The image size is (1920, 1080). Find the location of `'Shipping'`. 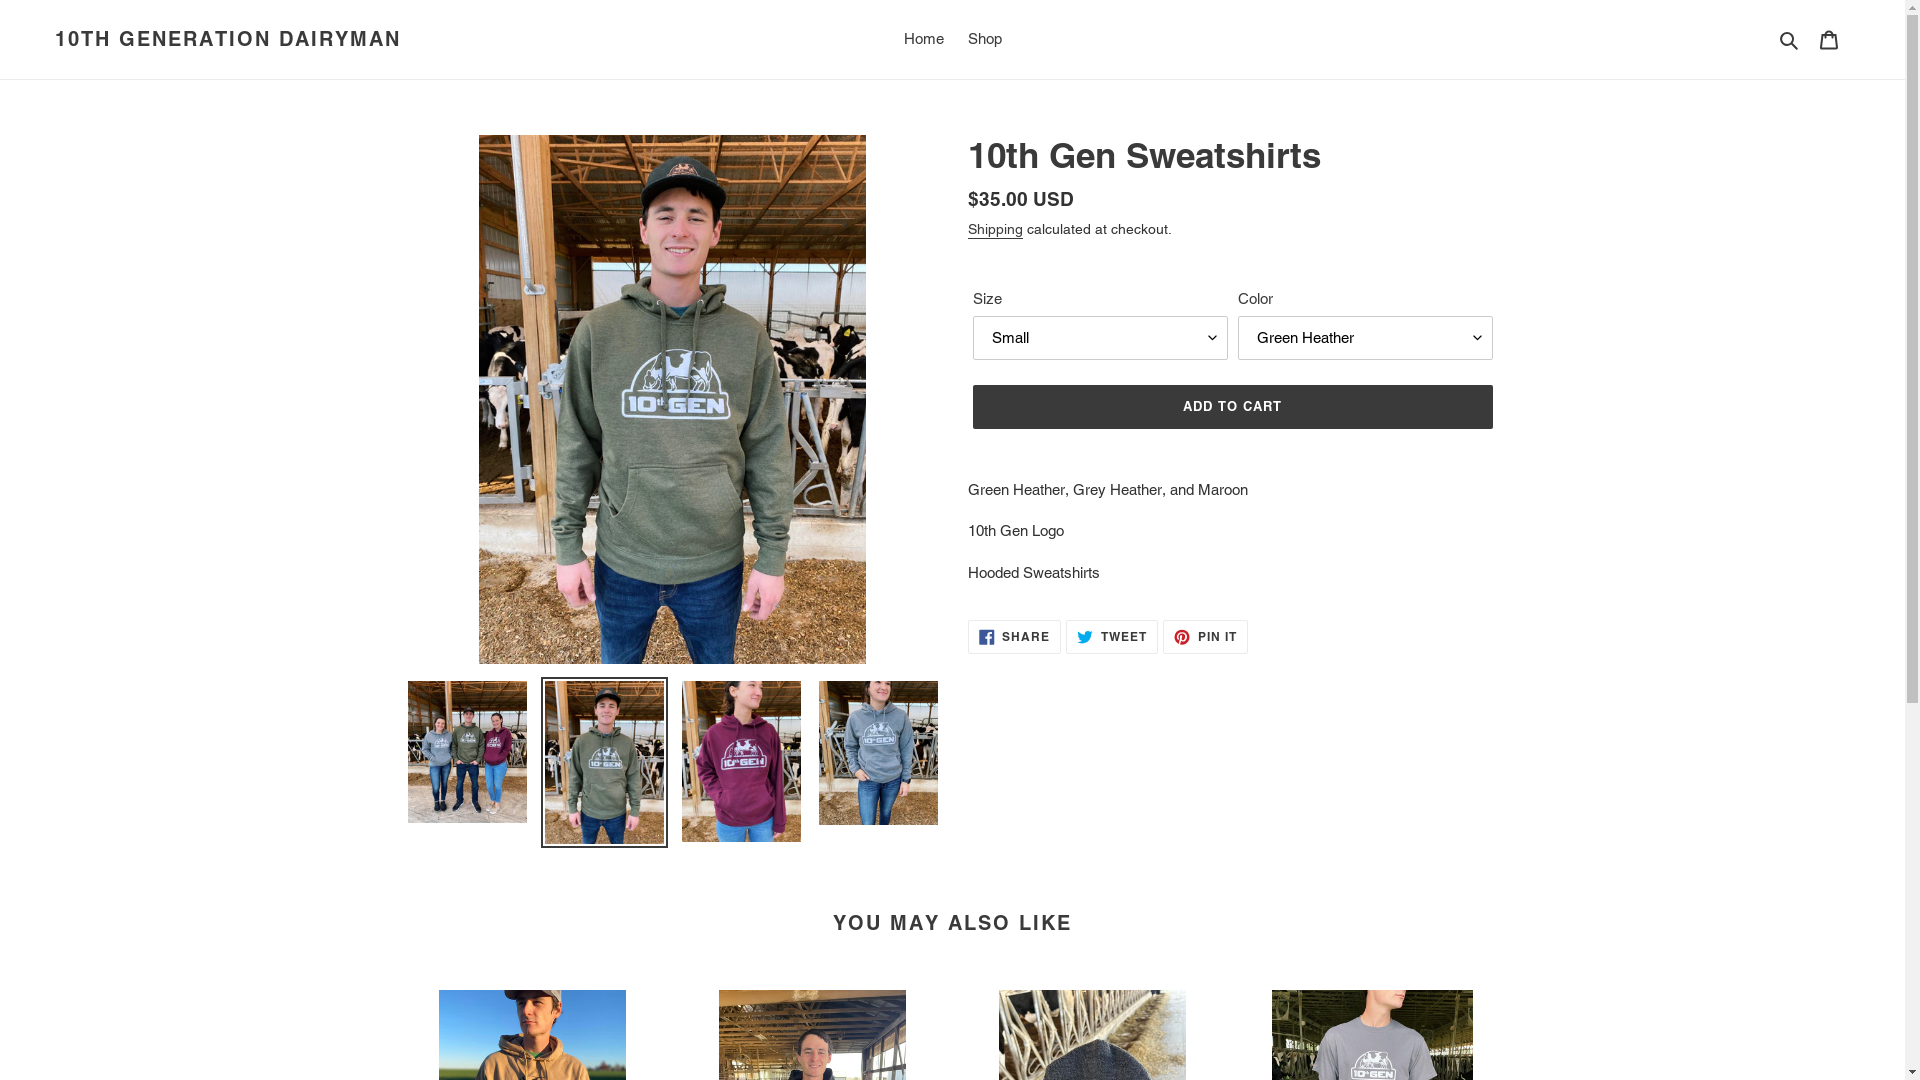

'Shipping' is located at coordinates (995, 229).